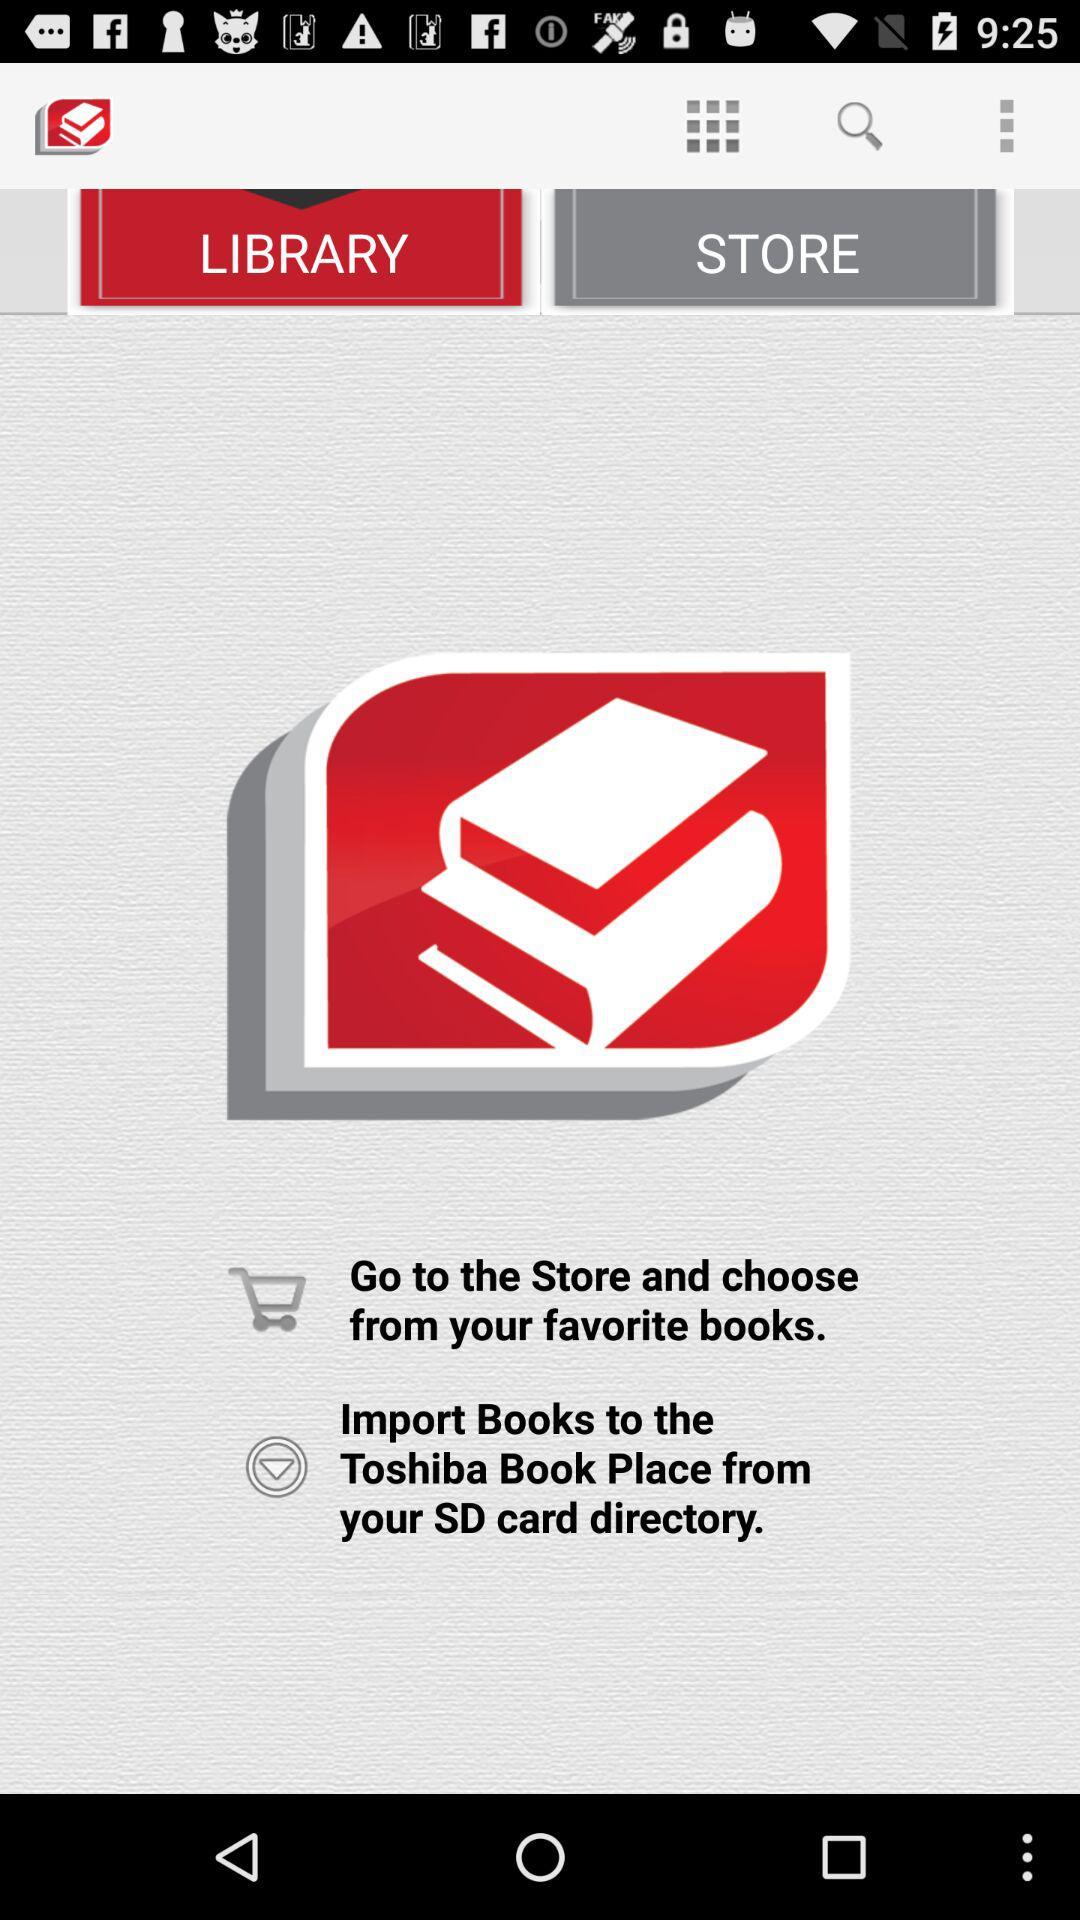  Describe the element at coordinates (266, 1389) in the screenshot. I see `the cart icon` at that location.